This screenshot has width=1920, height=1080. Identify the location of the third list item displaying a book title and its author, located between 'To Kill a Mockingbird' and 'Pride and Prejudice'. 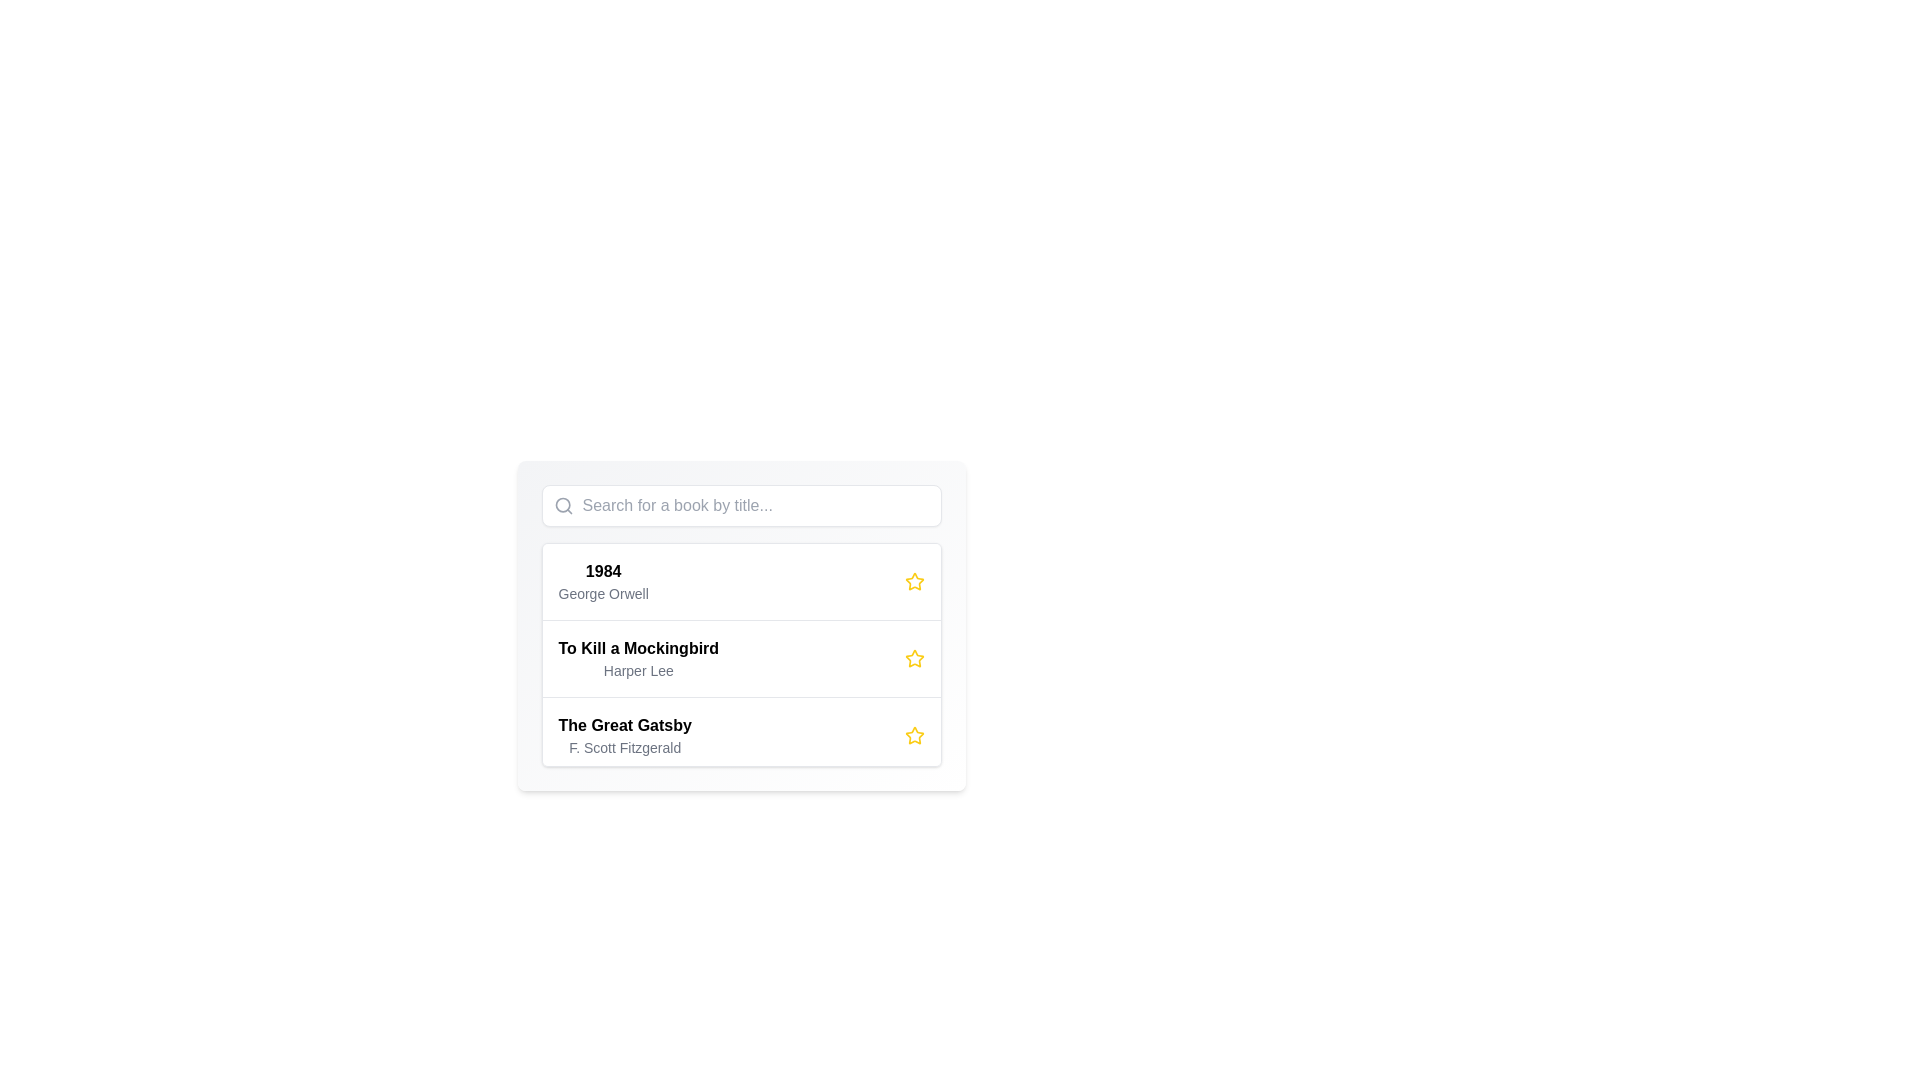
(740, 735).